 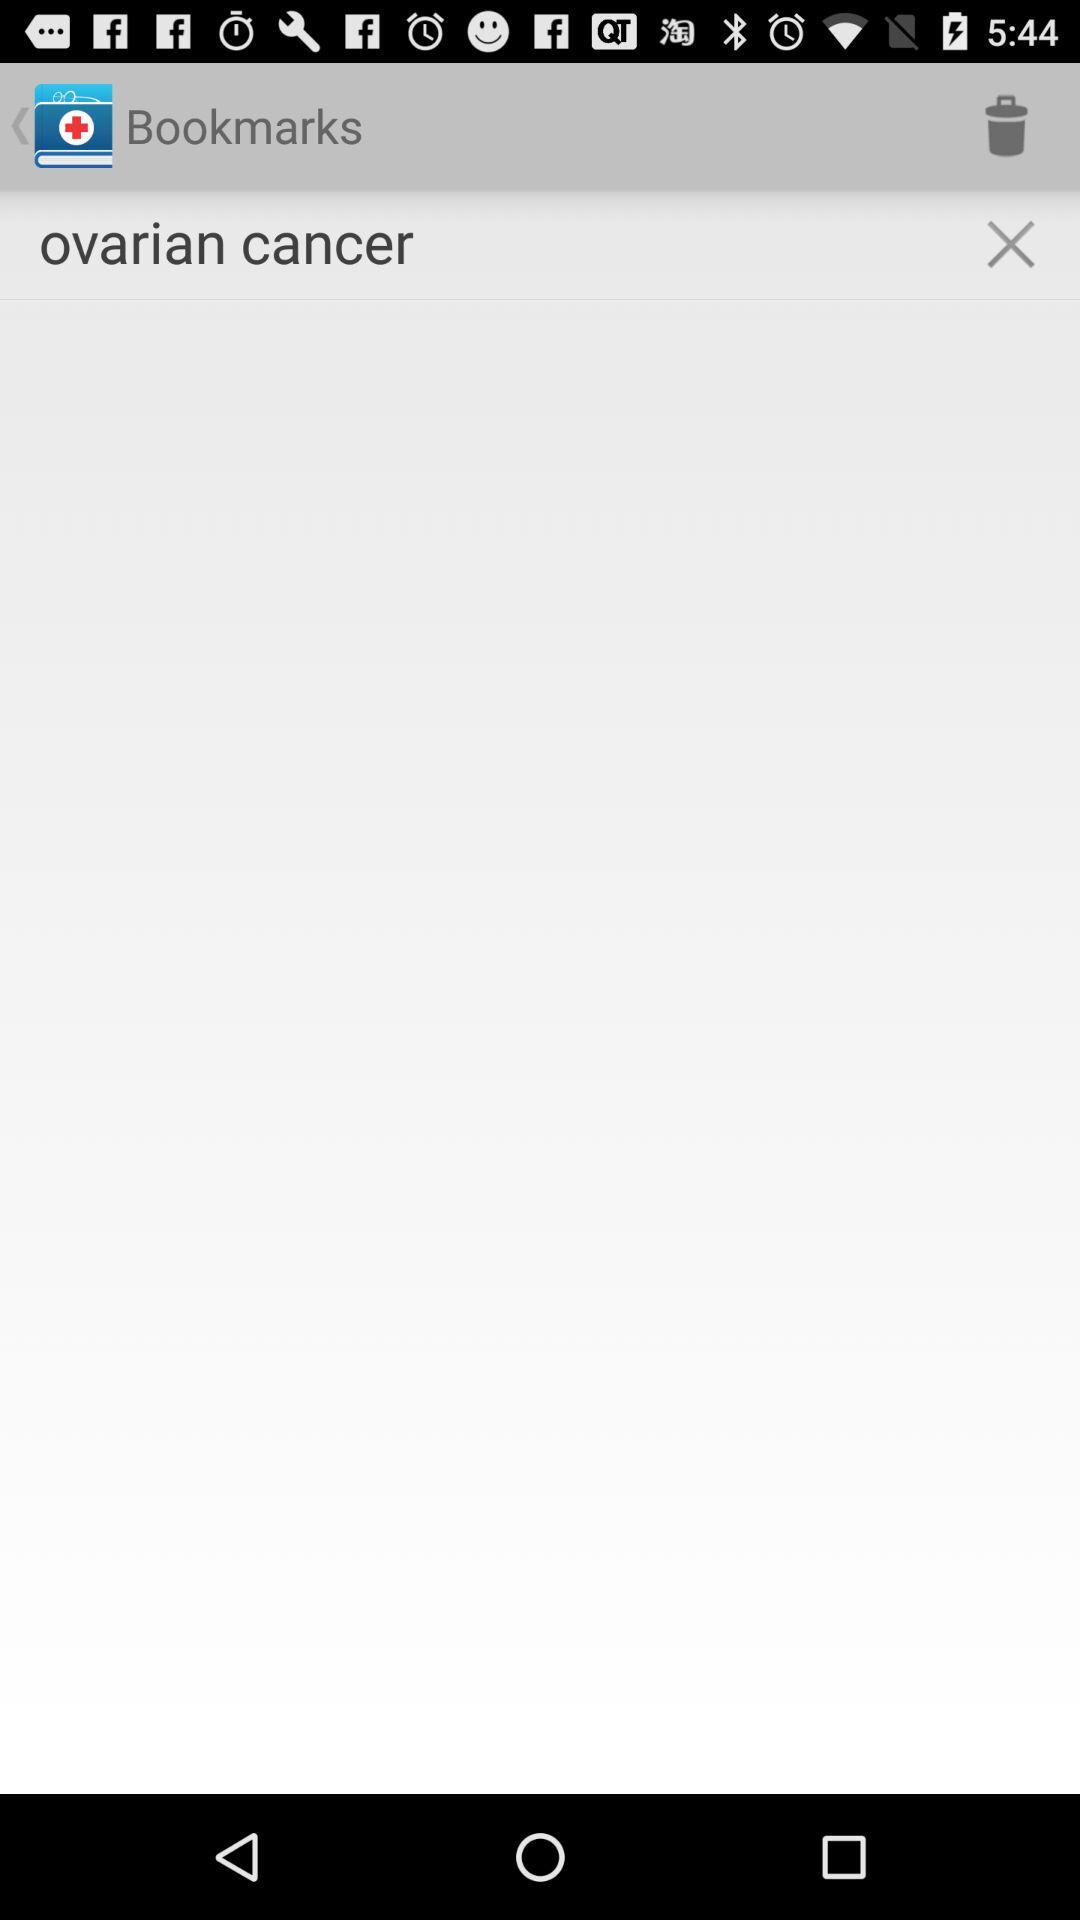 I want to click on the icon next to ovarian cancer, so click(x=1010, y=243).